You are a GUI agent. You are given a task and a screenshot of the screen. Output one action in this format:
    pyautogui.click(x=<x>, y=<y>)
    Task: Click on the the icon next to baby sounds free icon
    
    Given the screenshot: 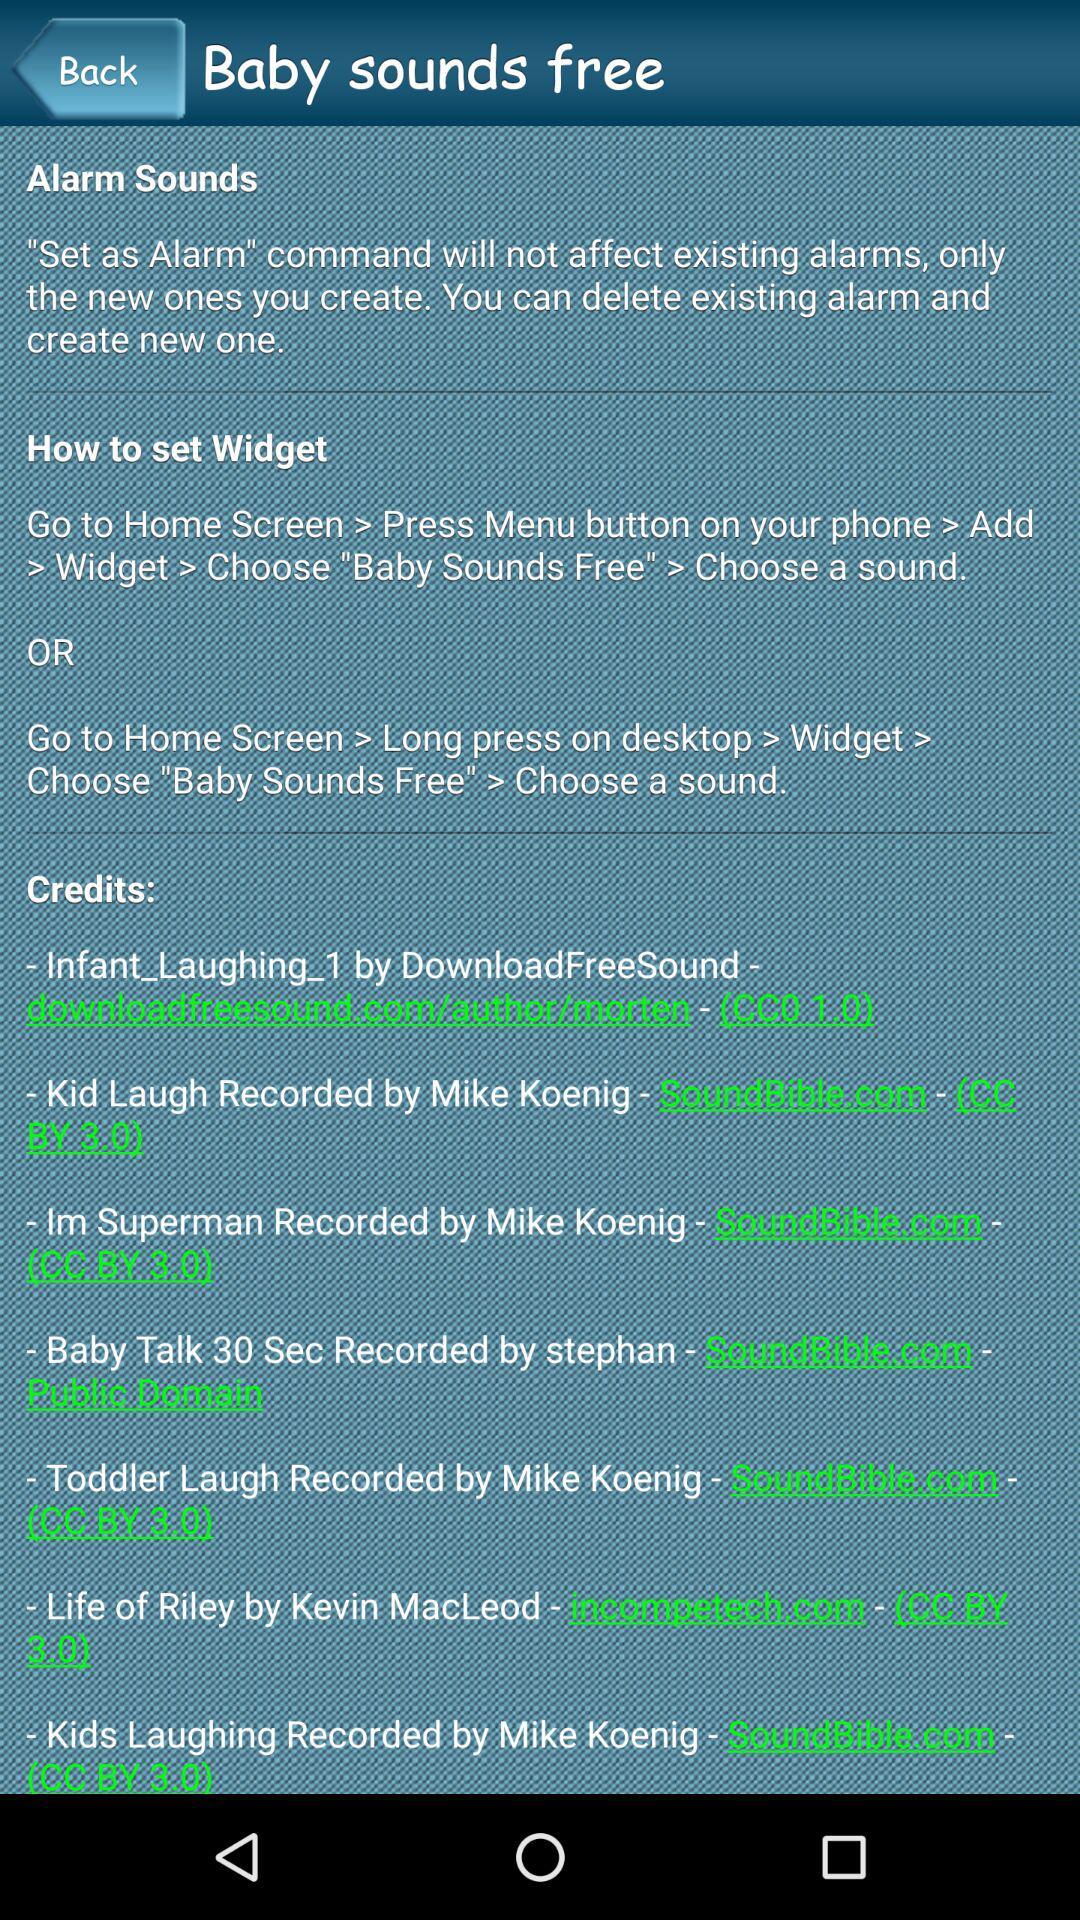 What is the action you would take?
    pyautogui.click(x=97, y=69)
    